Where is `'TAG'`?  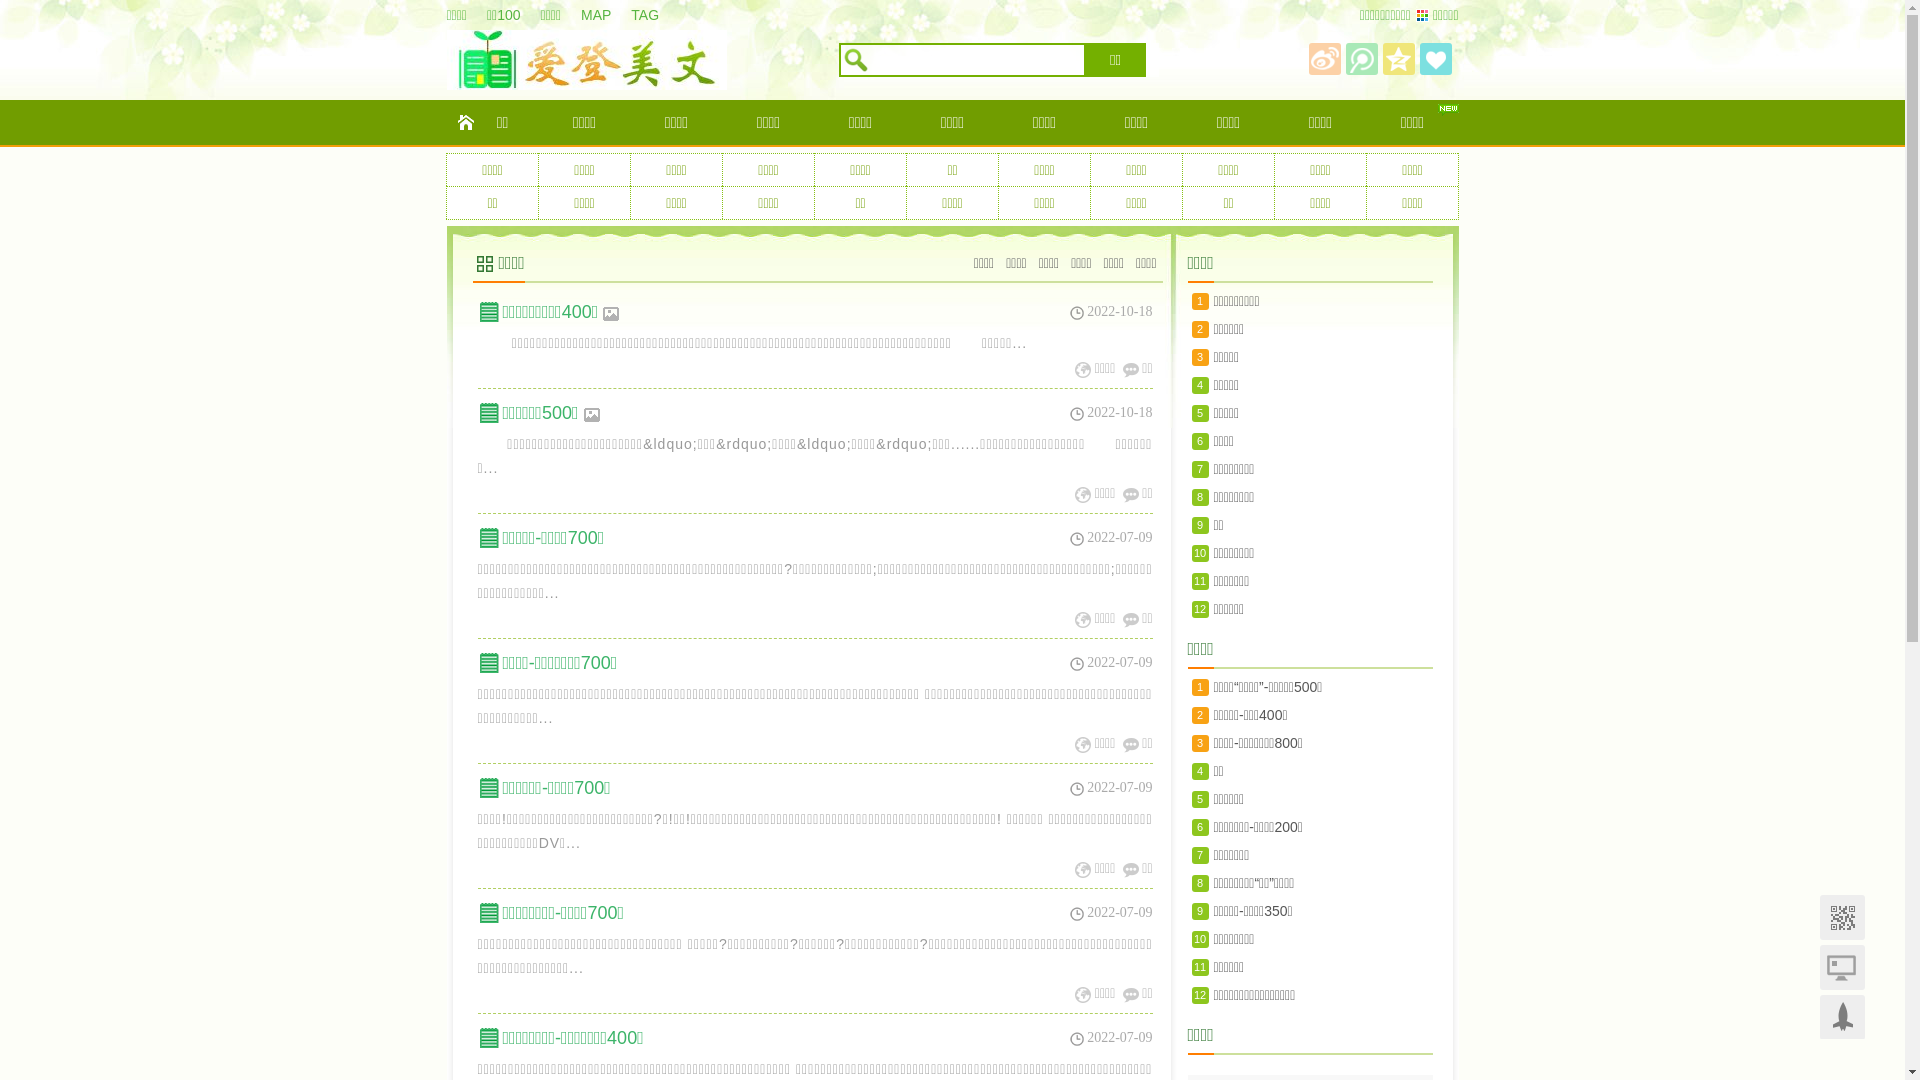
'TAG' is located at coordinates (629, 15).